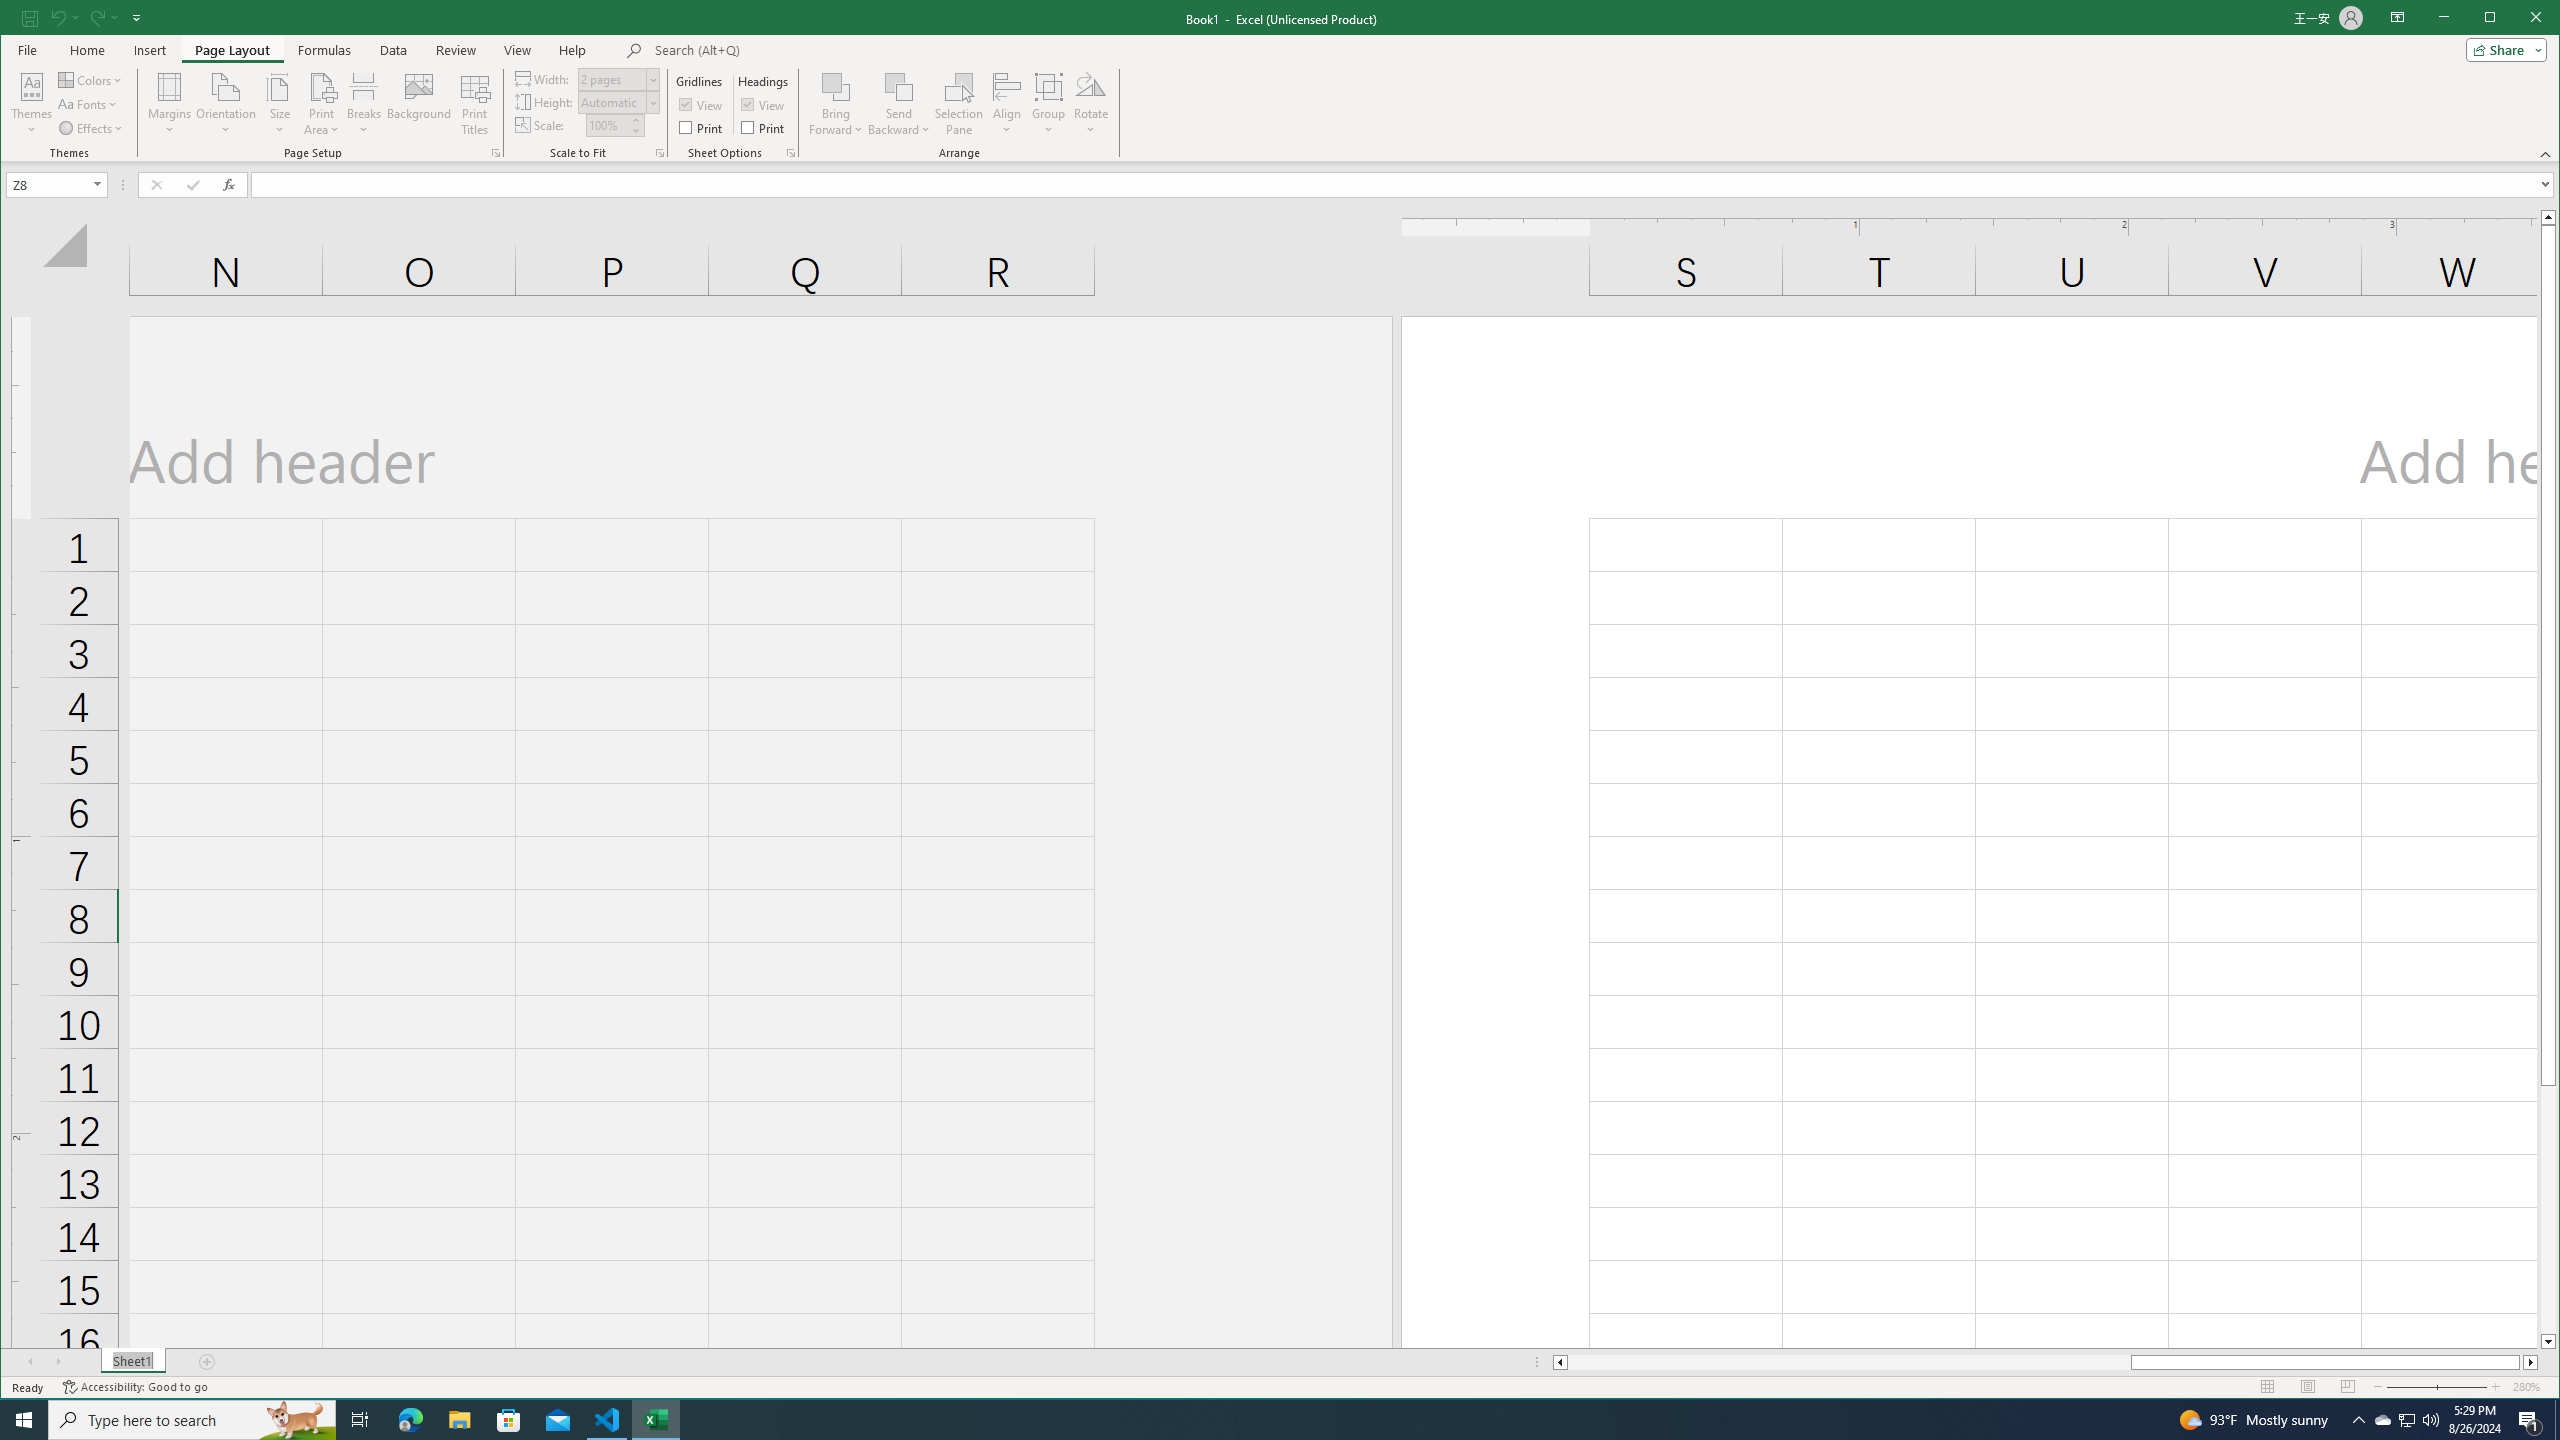  Describe the element at coordinates (170, 103) in the screenshot. I see `'Margins'` at that location.